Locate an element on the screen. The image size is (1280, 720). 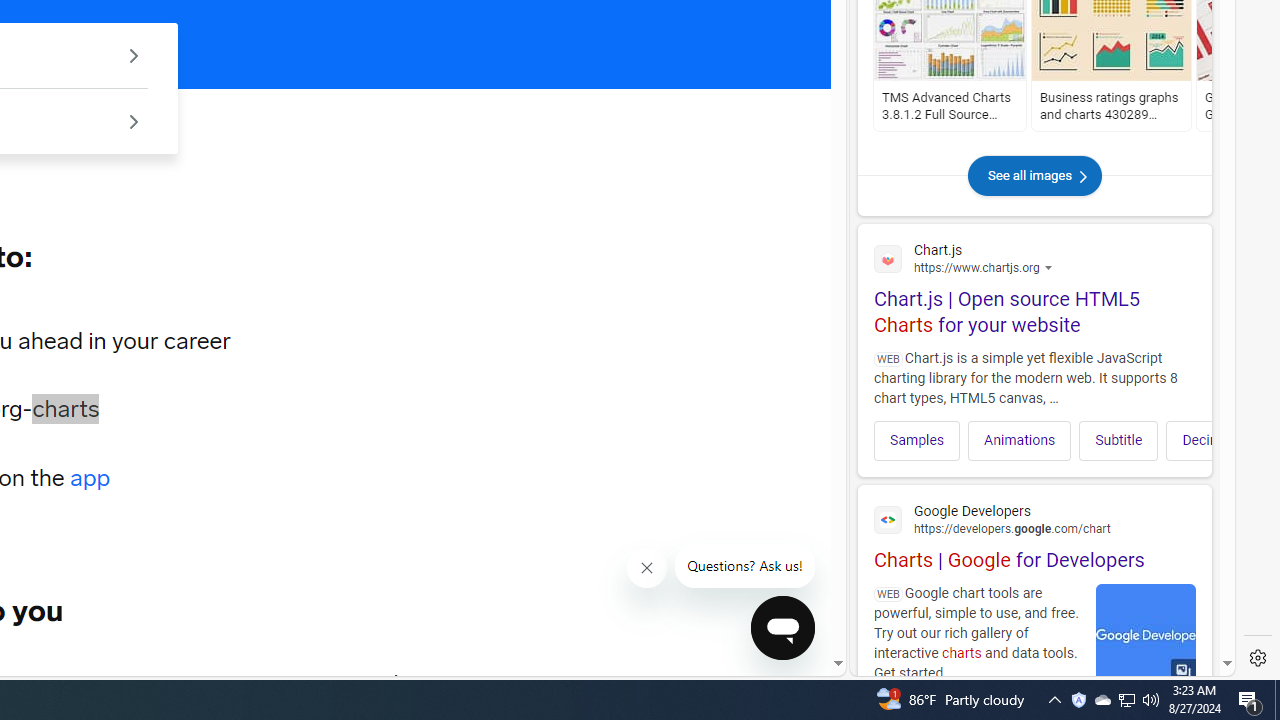
'TMS Advanced Charts 3.8.1.2 Full Source D6~XE7' is located at coordinates (948, 106).